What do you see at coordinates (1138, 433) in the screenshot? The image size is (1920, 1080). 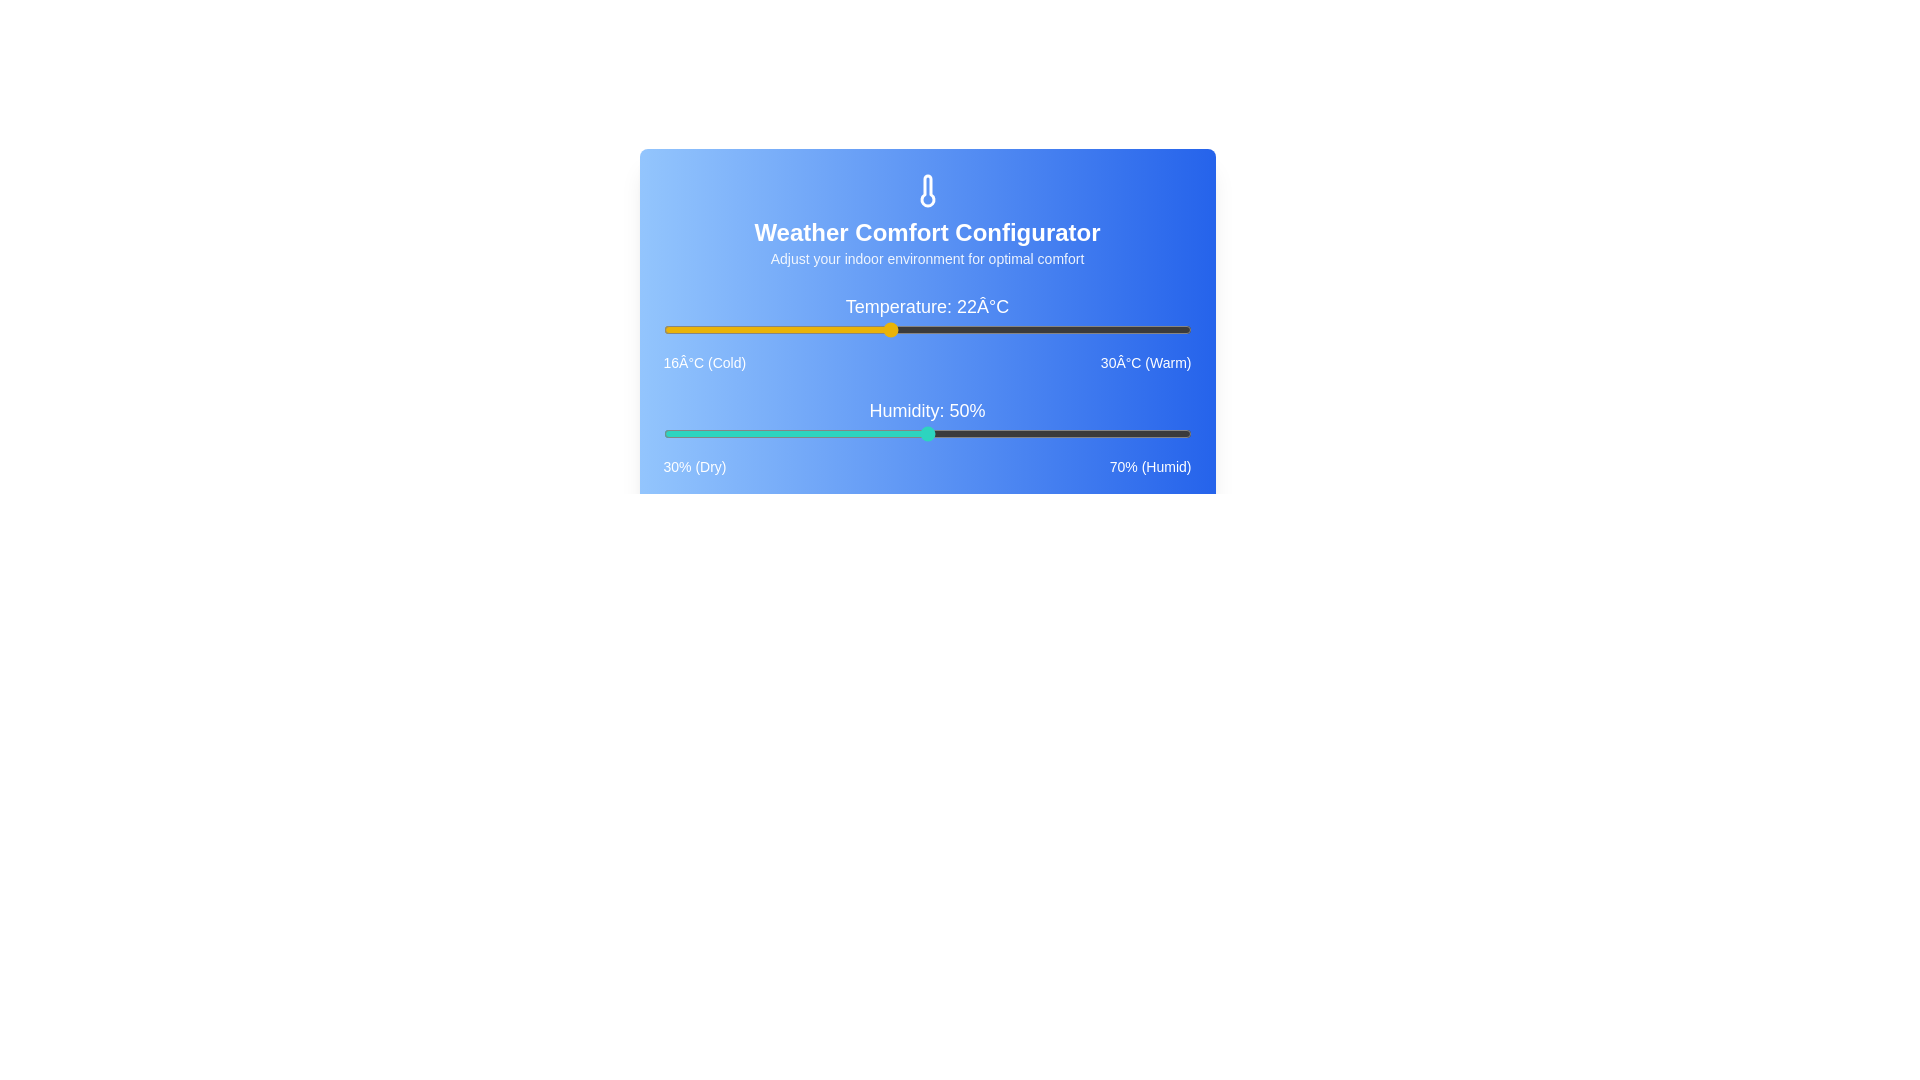 I see `the humidity slider to 66%` at bounding box center [1138, 433].